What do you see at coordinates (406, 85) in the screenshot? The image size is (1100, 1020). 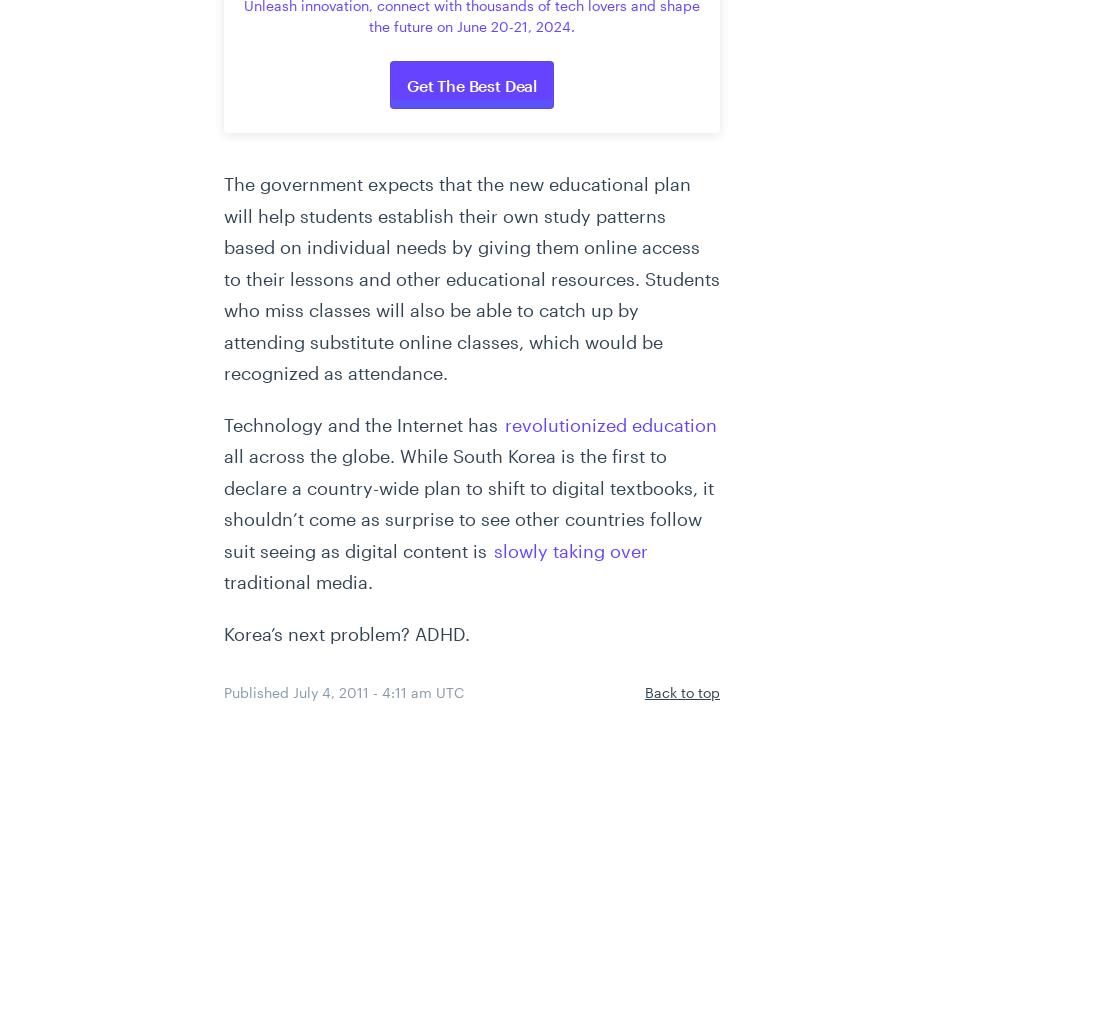 I see `'Get The Best Deal'` at bounding box center [406, 85].